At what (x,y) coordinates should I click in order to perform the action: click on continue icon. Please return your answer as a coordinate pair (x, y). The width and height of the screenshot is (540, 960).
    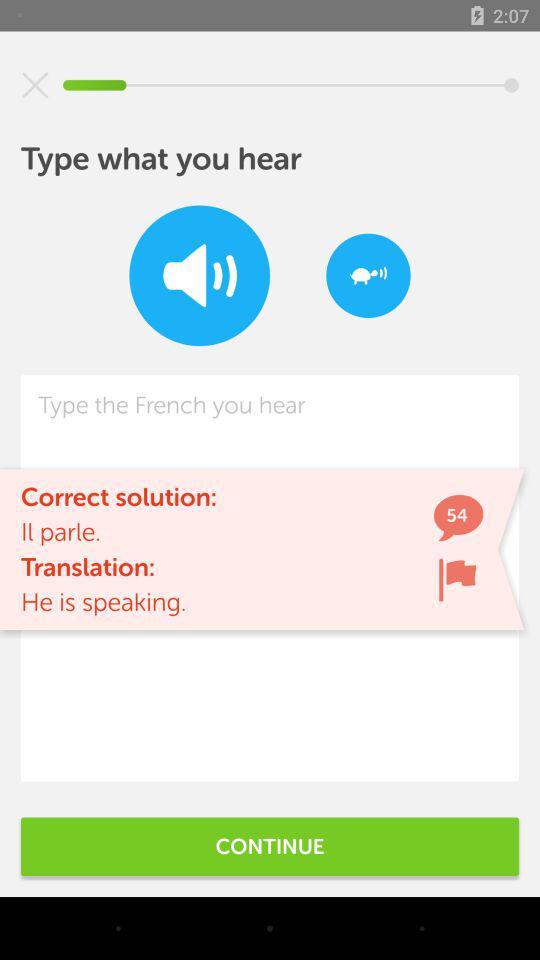
    Looking at the image, I should click on (270, 845).